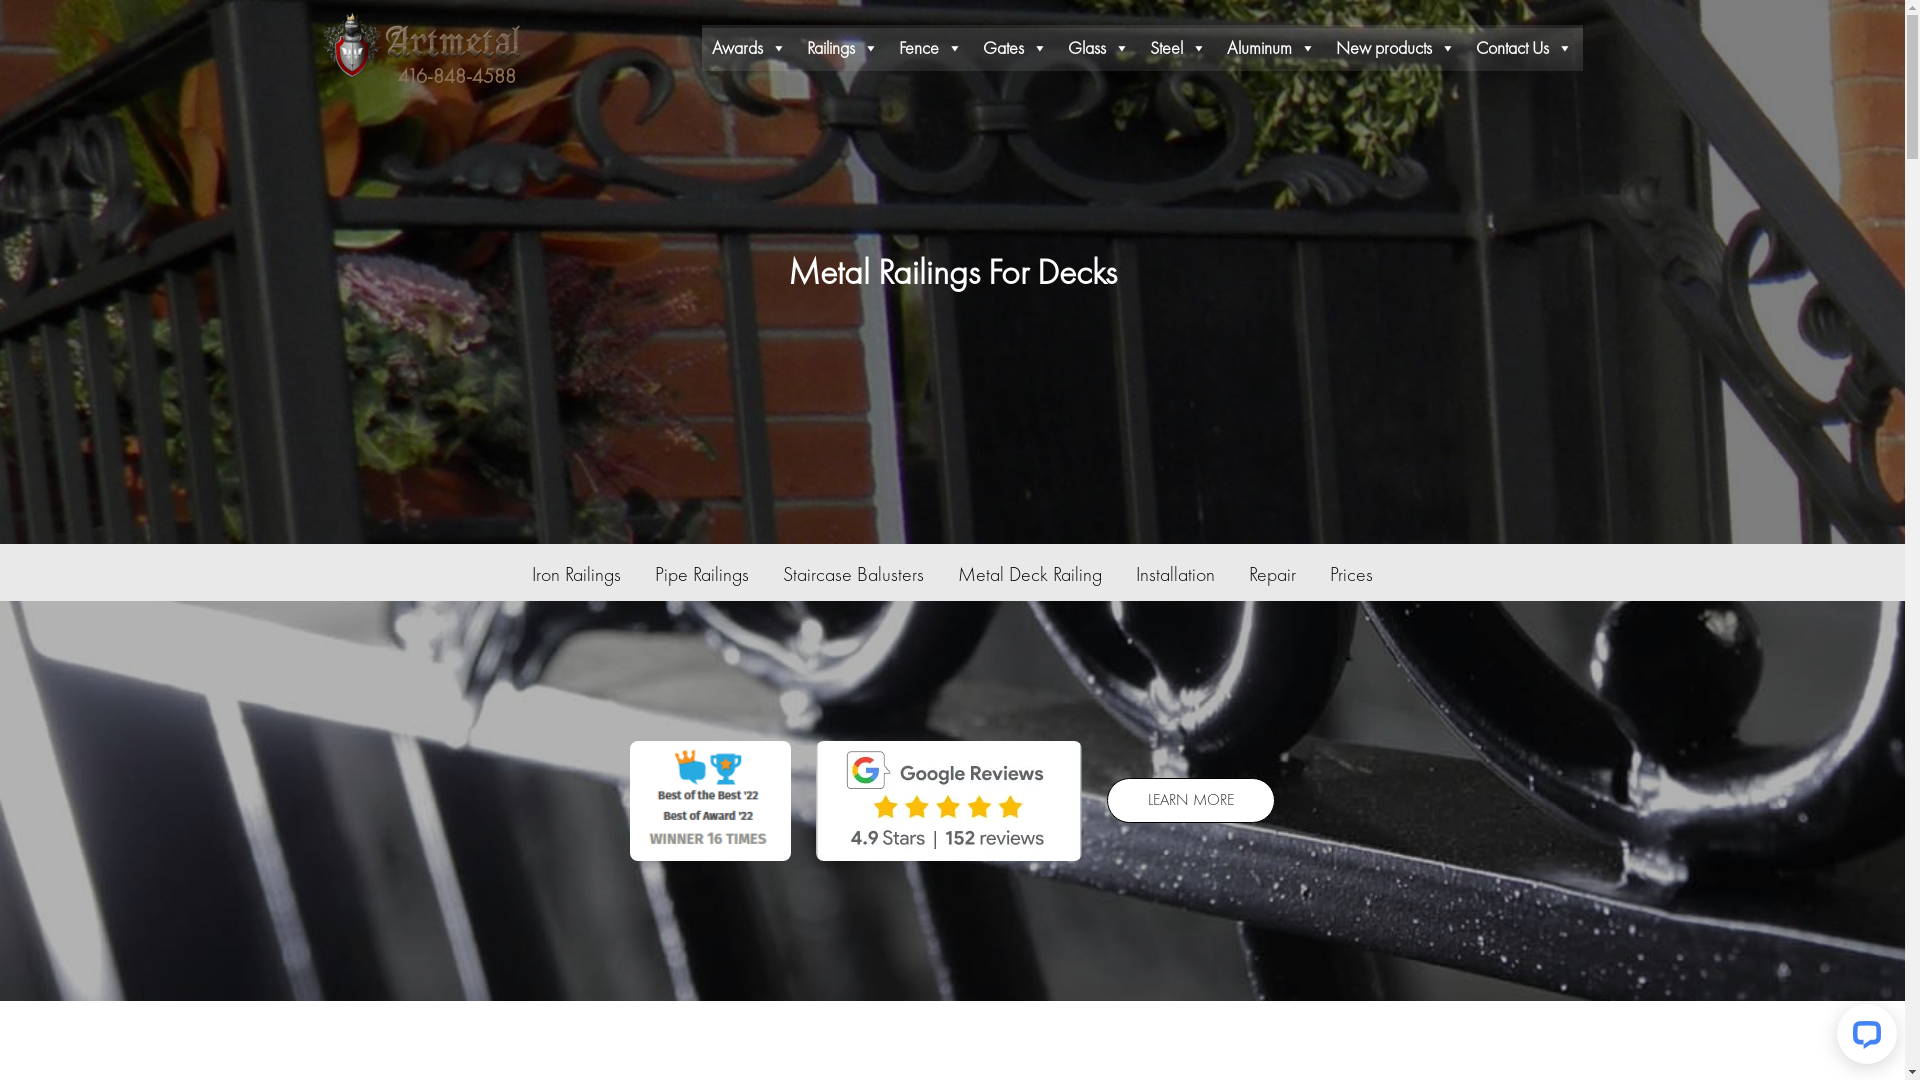  Describe the element at coordinates (701, 574) in the screenshot. I see `'Pipe Railings'` at that location.